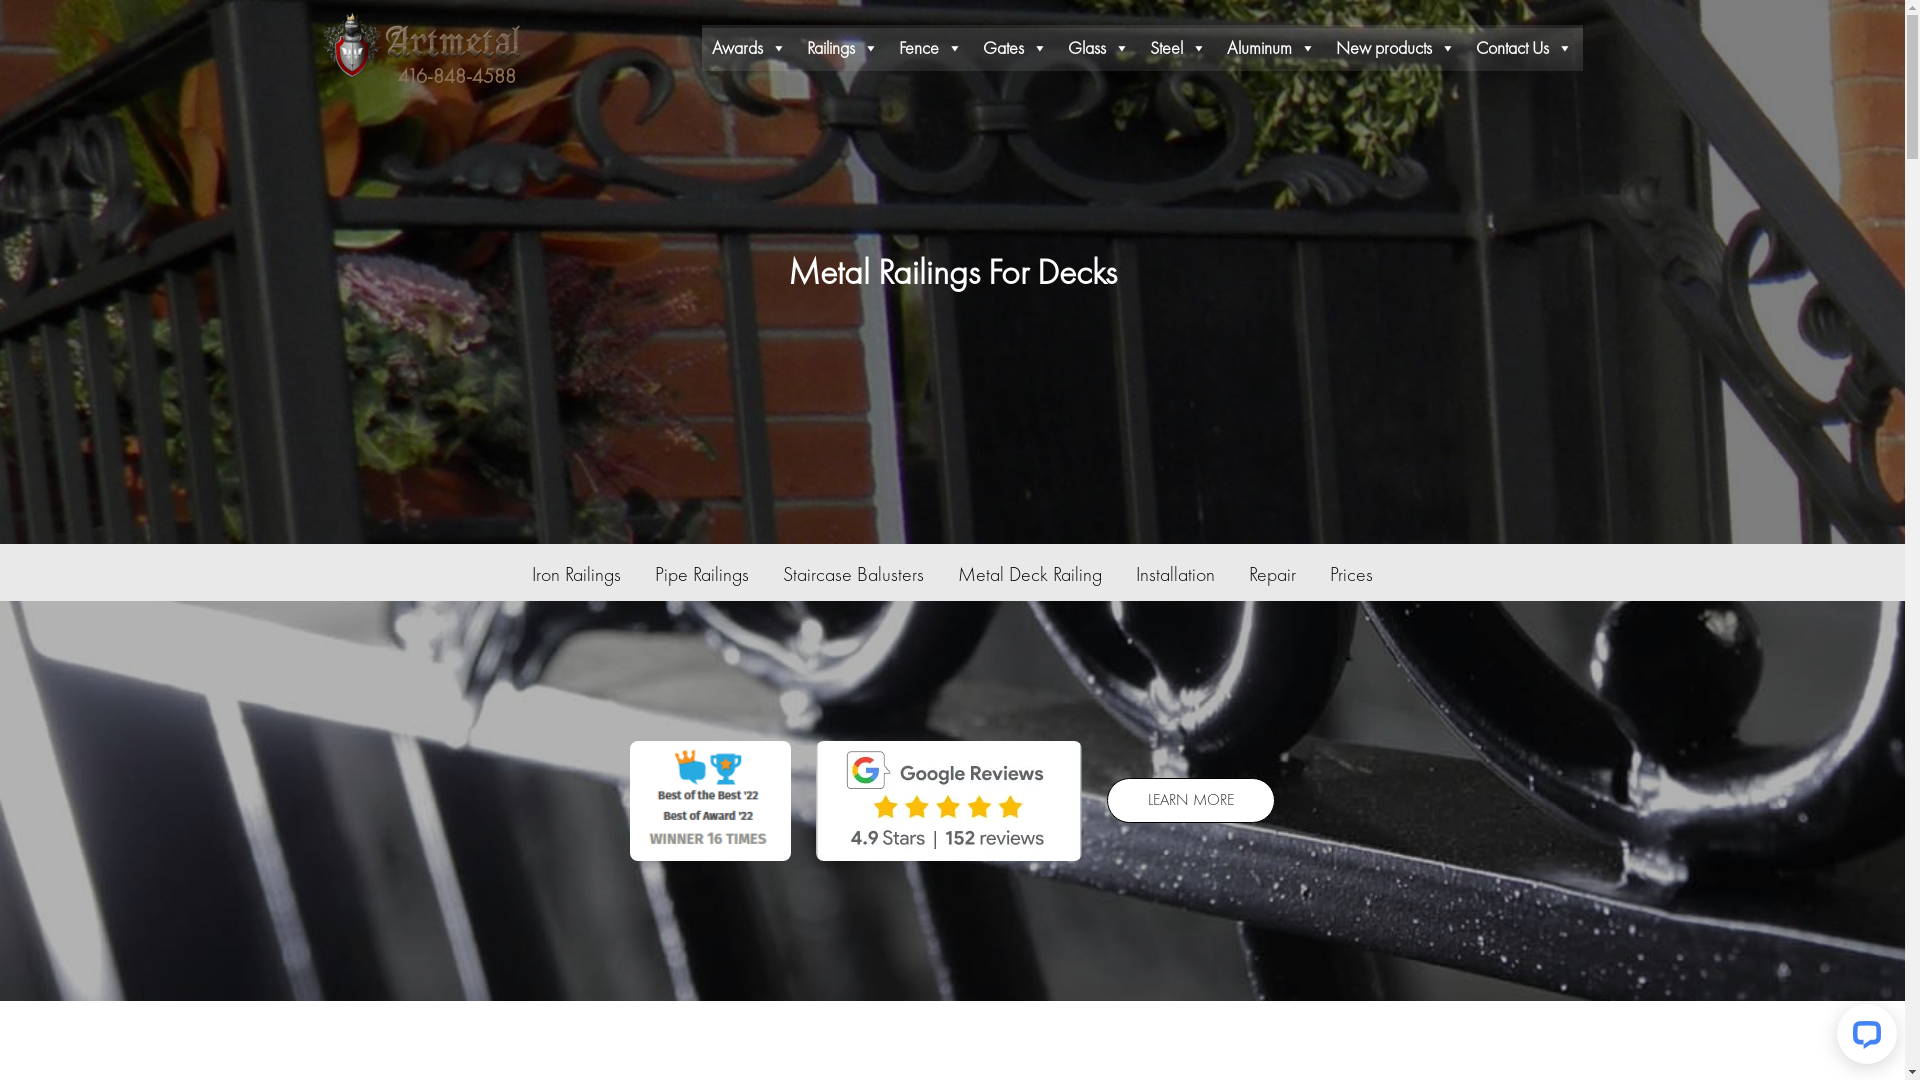  Describe the element at coordinates (701, 574) in the screenshot. I see `'Pipe Railings'` at that location.